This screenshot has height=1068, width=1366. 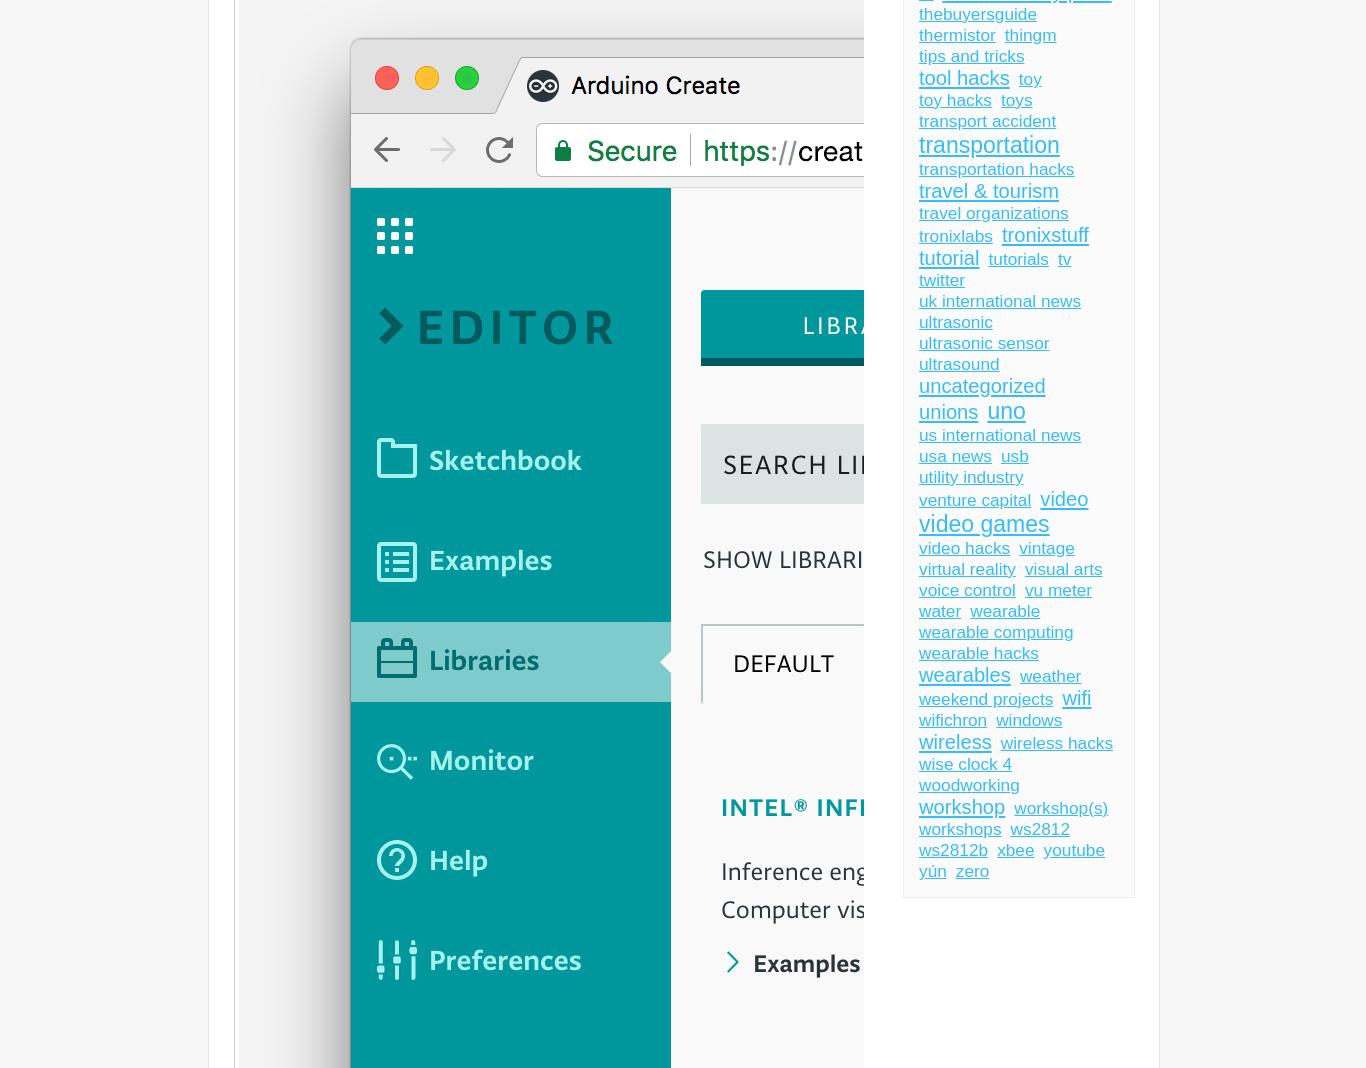 What do you see at coordinates (948, 258) in the screenshot?
I see `'tutorial'` at bounding box center [948, 258].